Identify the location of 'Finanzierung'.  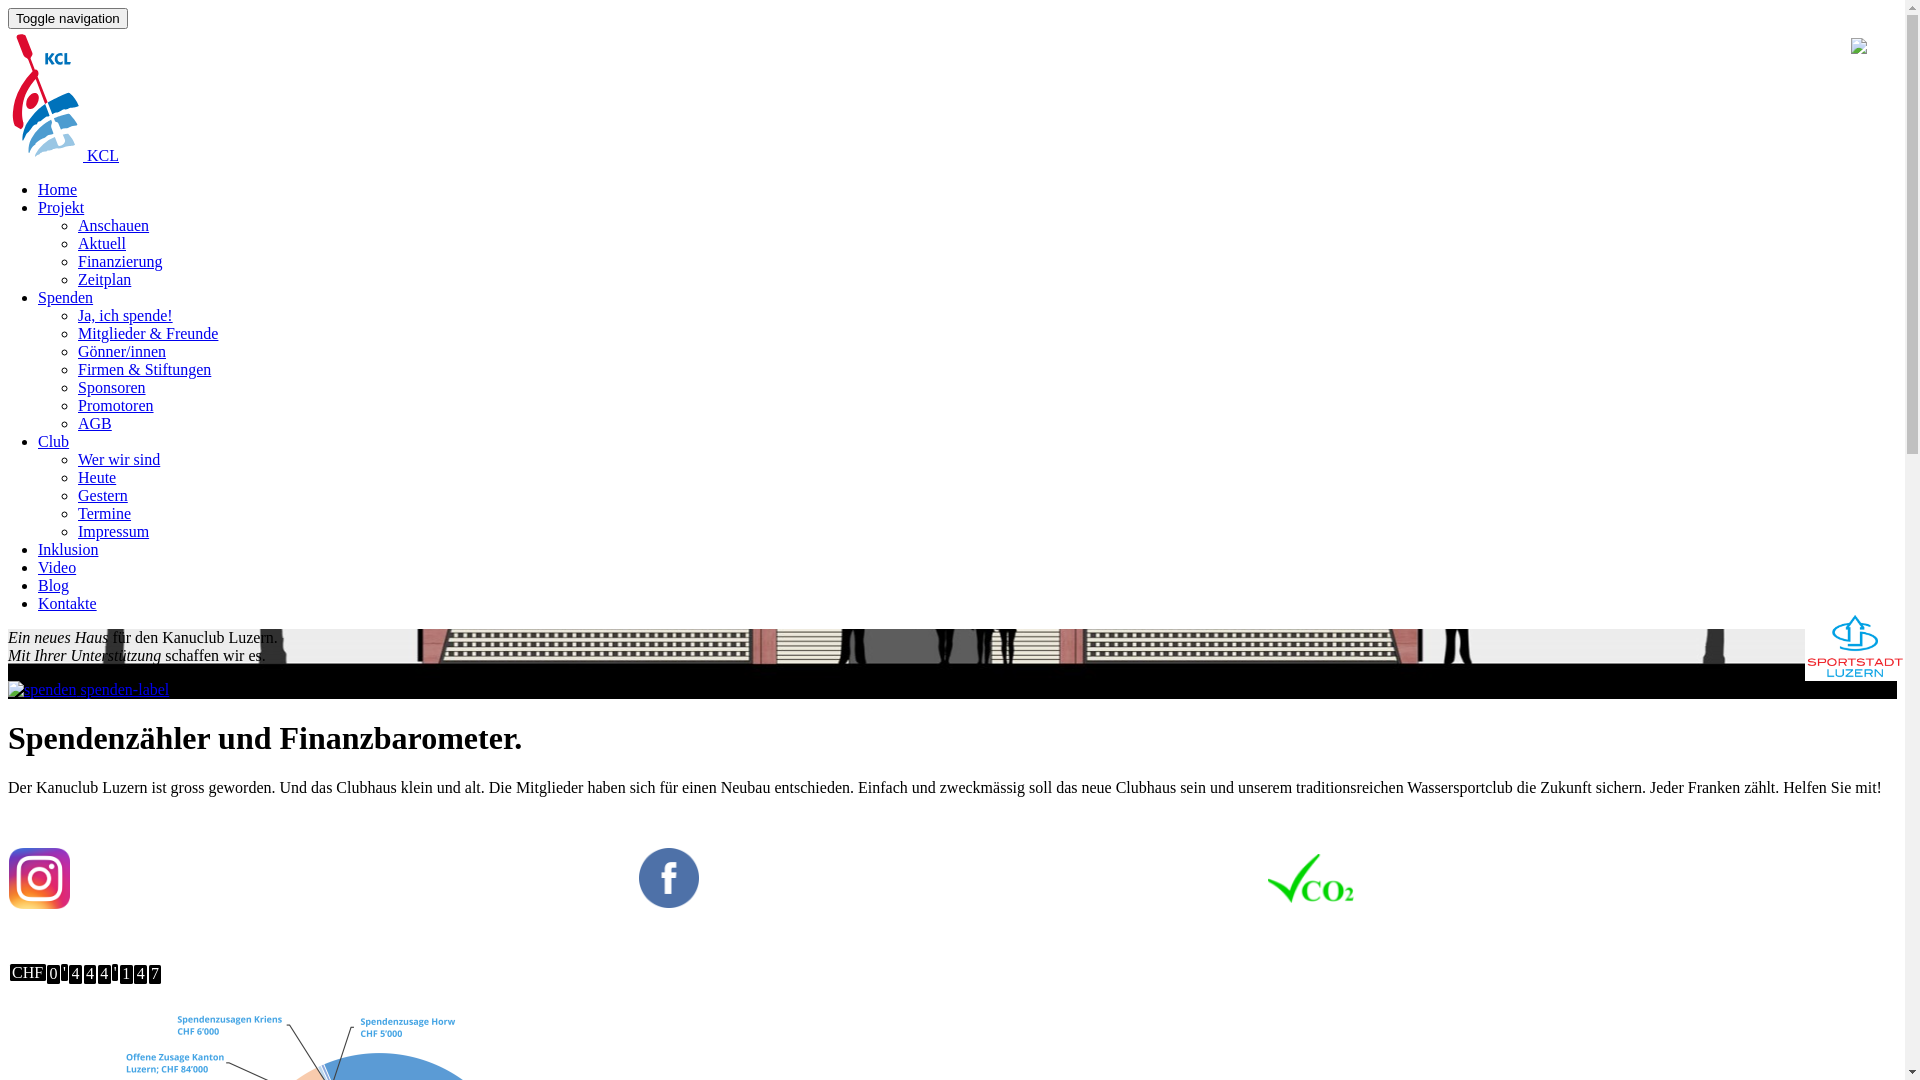
(119, 260).